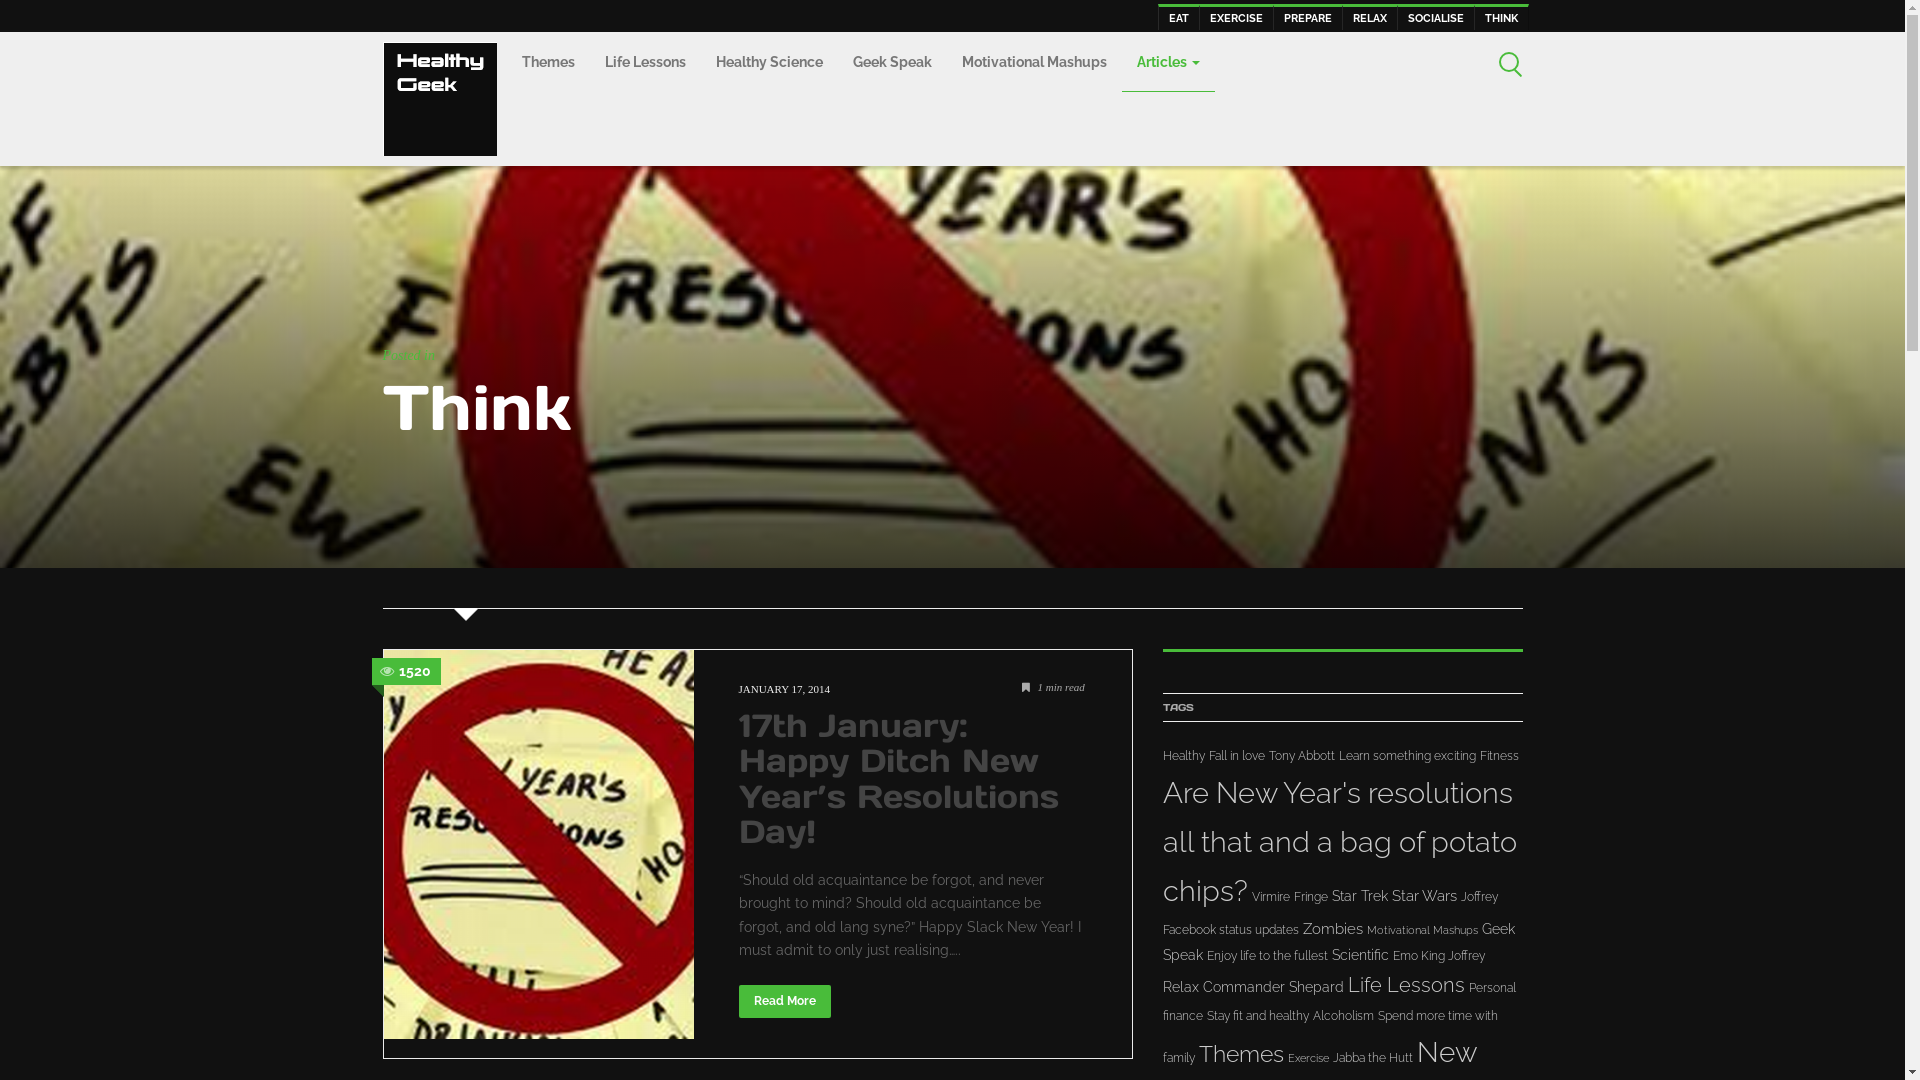 The height and width of the screenshot is (1080, 1920). Describe the element at coordinates (1478, 896) in the screenshot. I see `'Joffrey'` at that location.